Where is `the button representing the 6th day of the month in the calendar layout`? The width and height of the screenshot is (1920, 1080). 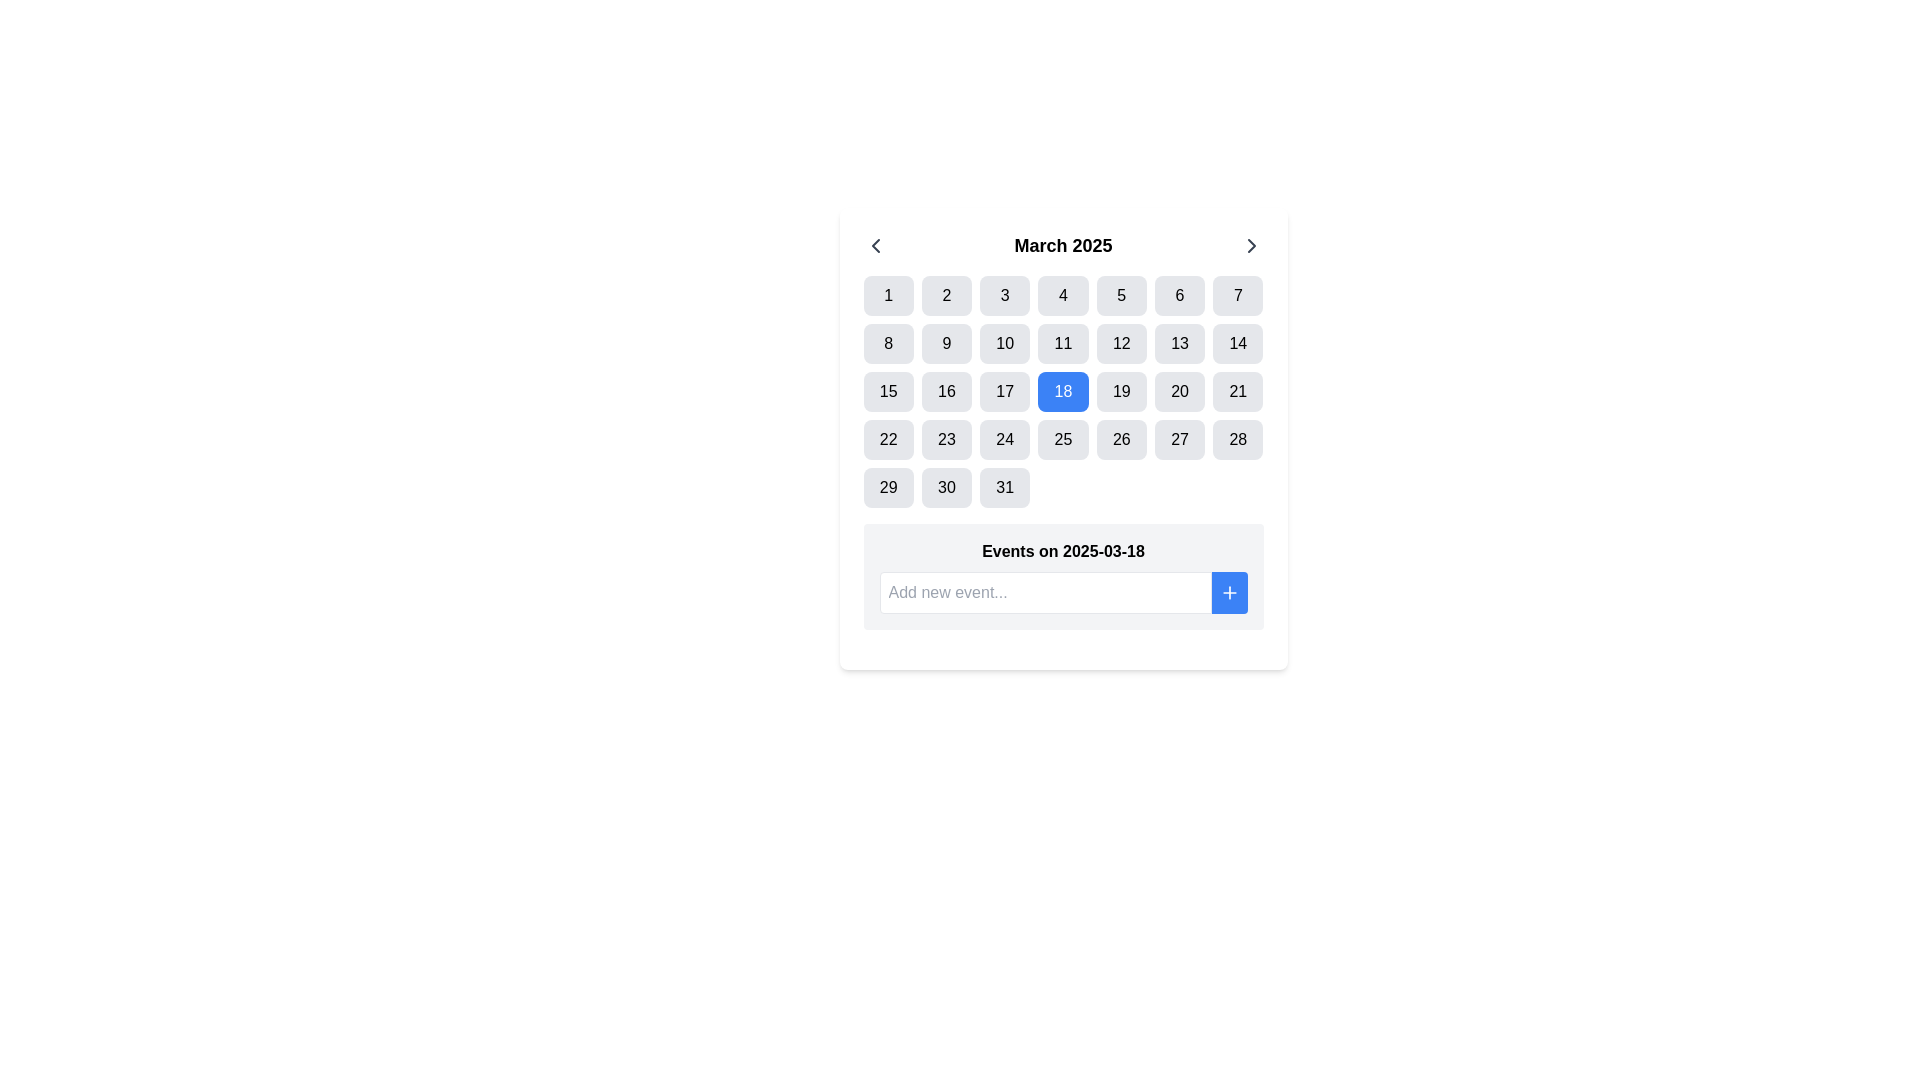 the button representing the 6th day of the month in the calendar layout is located at coordinates (1180, 296).